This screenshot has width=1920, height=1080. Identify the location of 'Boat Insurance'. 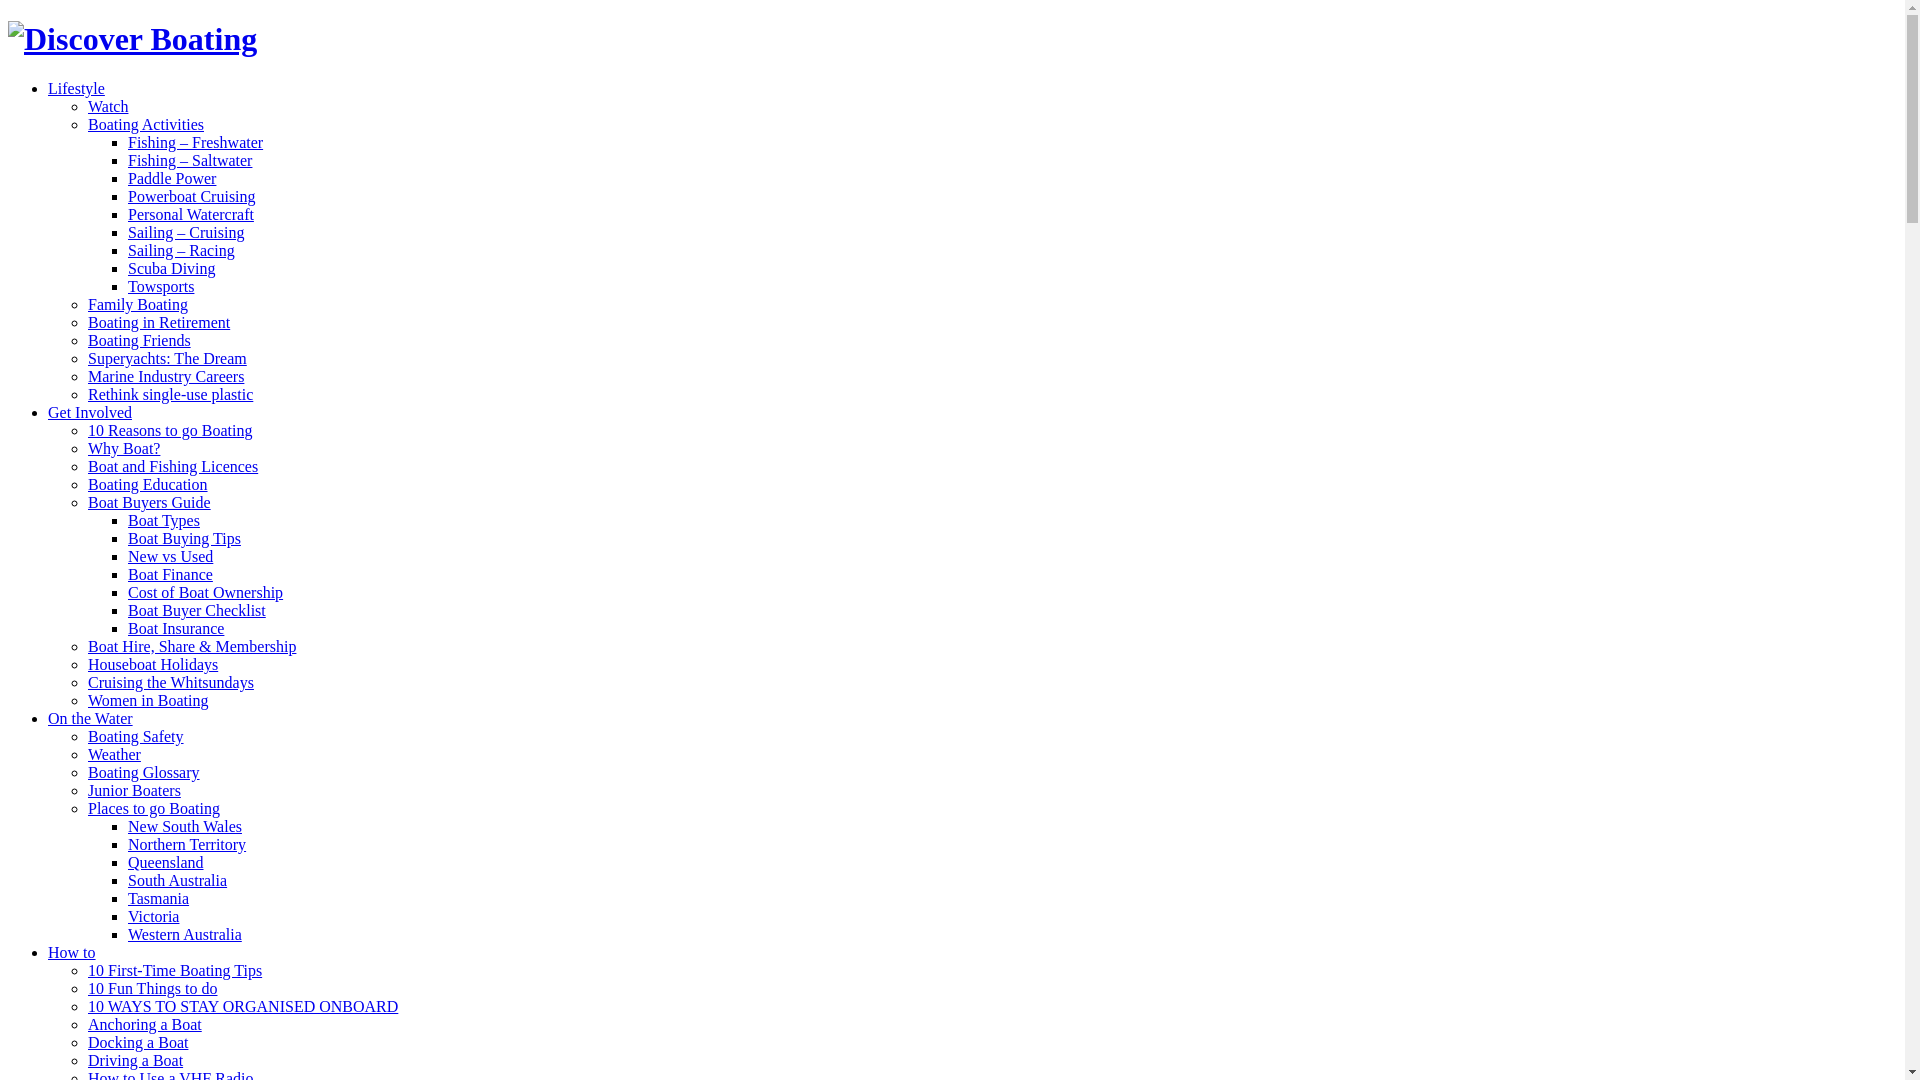
(176, 627).